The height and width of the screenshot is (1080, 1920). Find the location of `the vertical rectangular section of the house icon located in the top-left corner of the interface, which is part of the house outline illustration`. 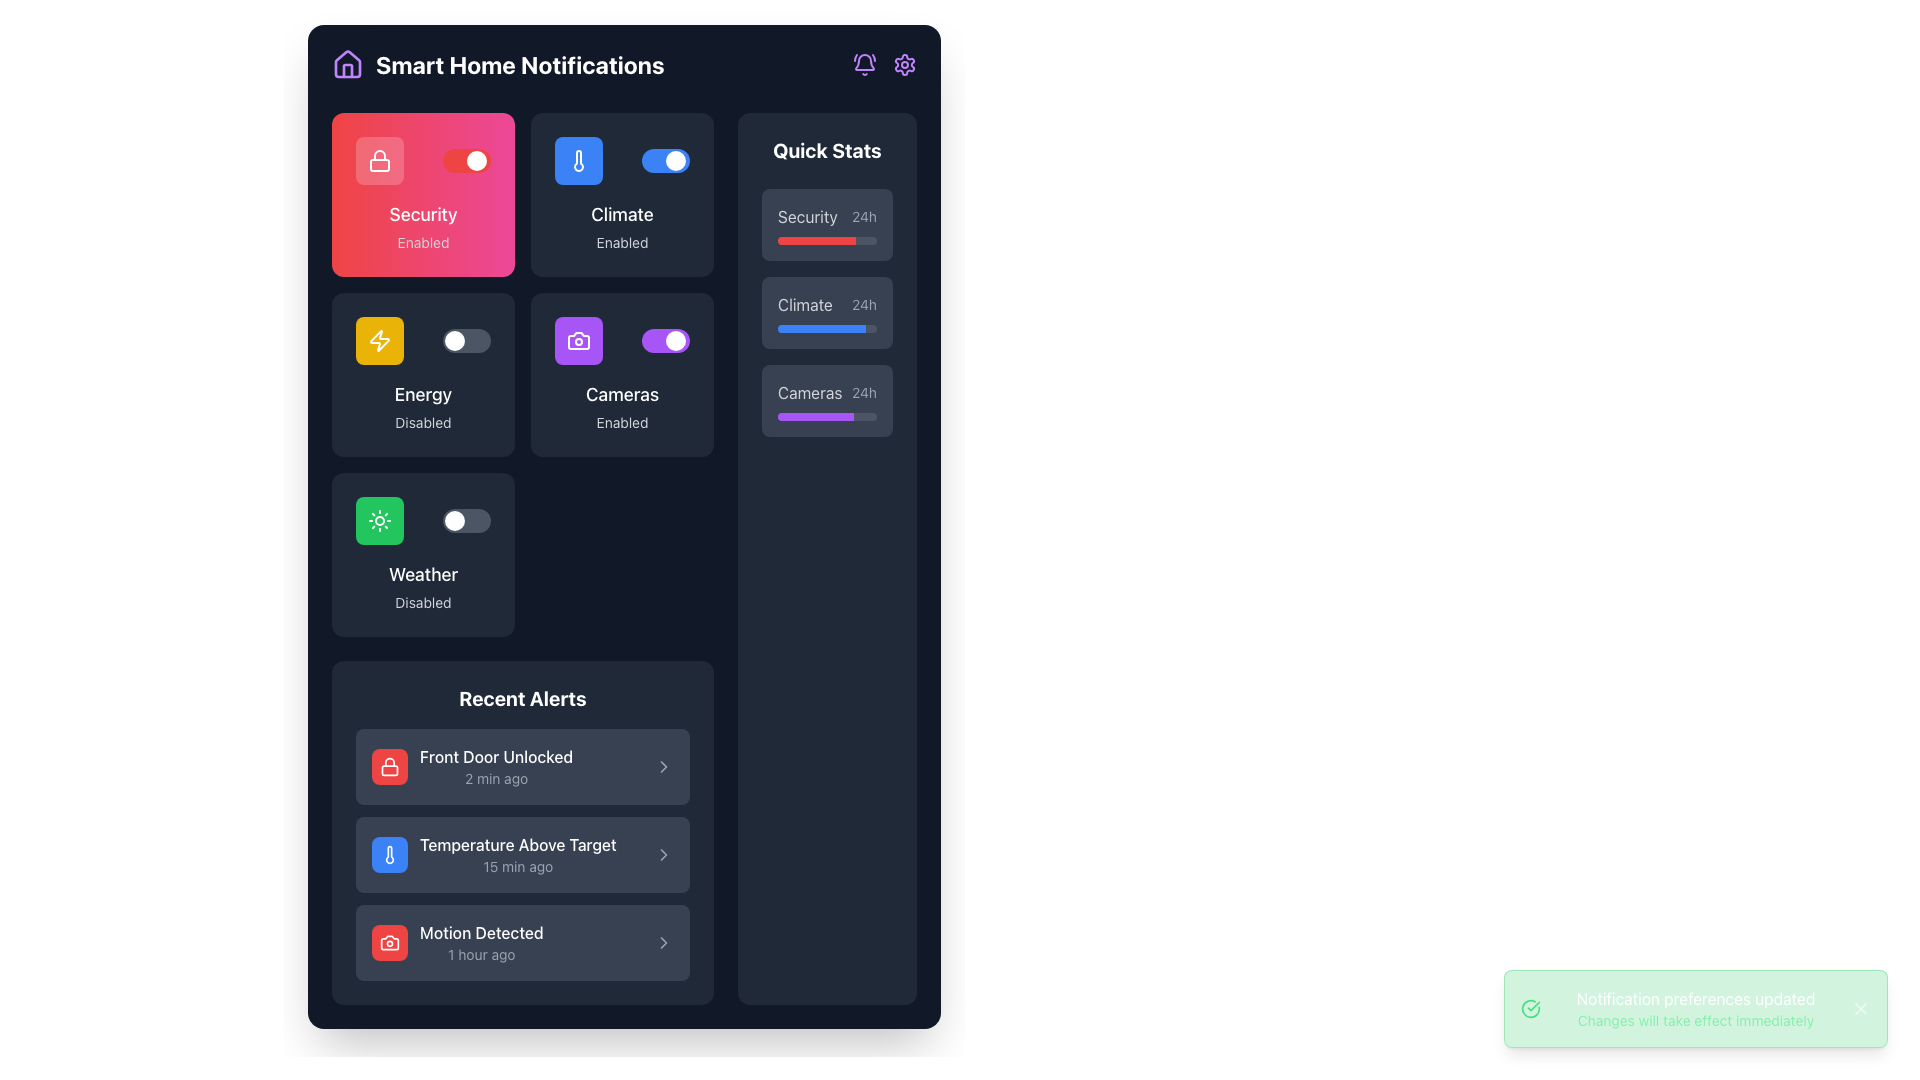

the vertical rectangular section of the house icon located in the top-left corner of the interface, which is part of the house outline illustration is located at coordinates (347, 69).